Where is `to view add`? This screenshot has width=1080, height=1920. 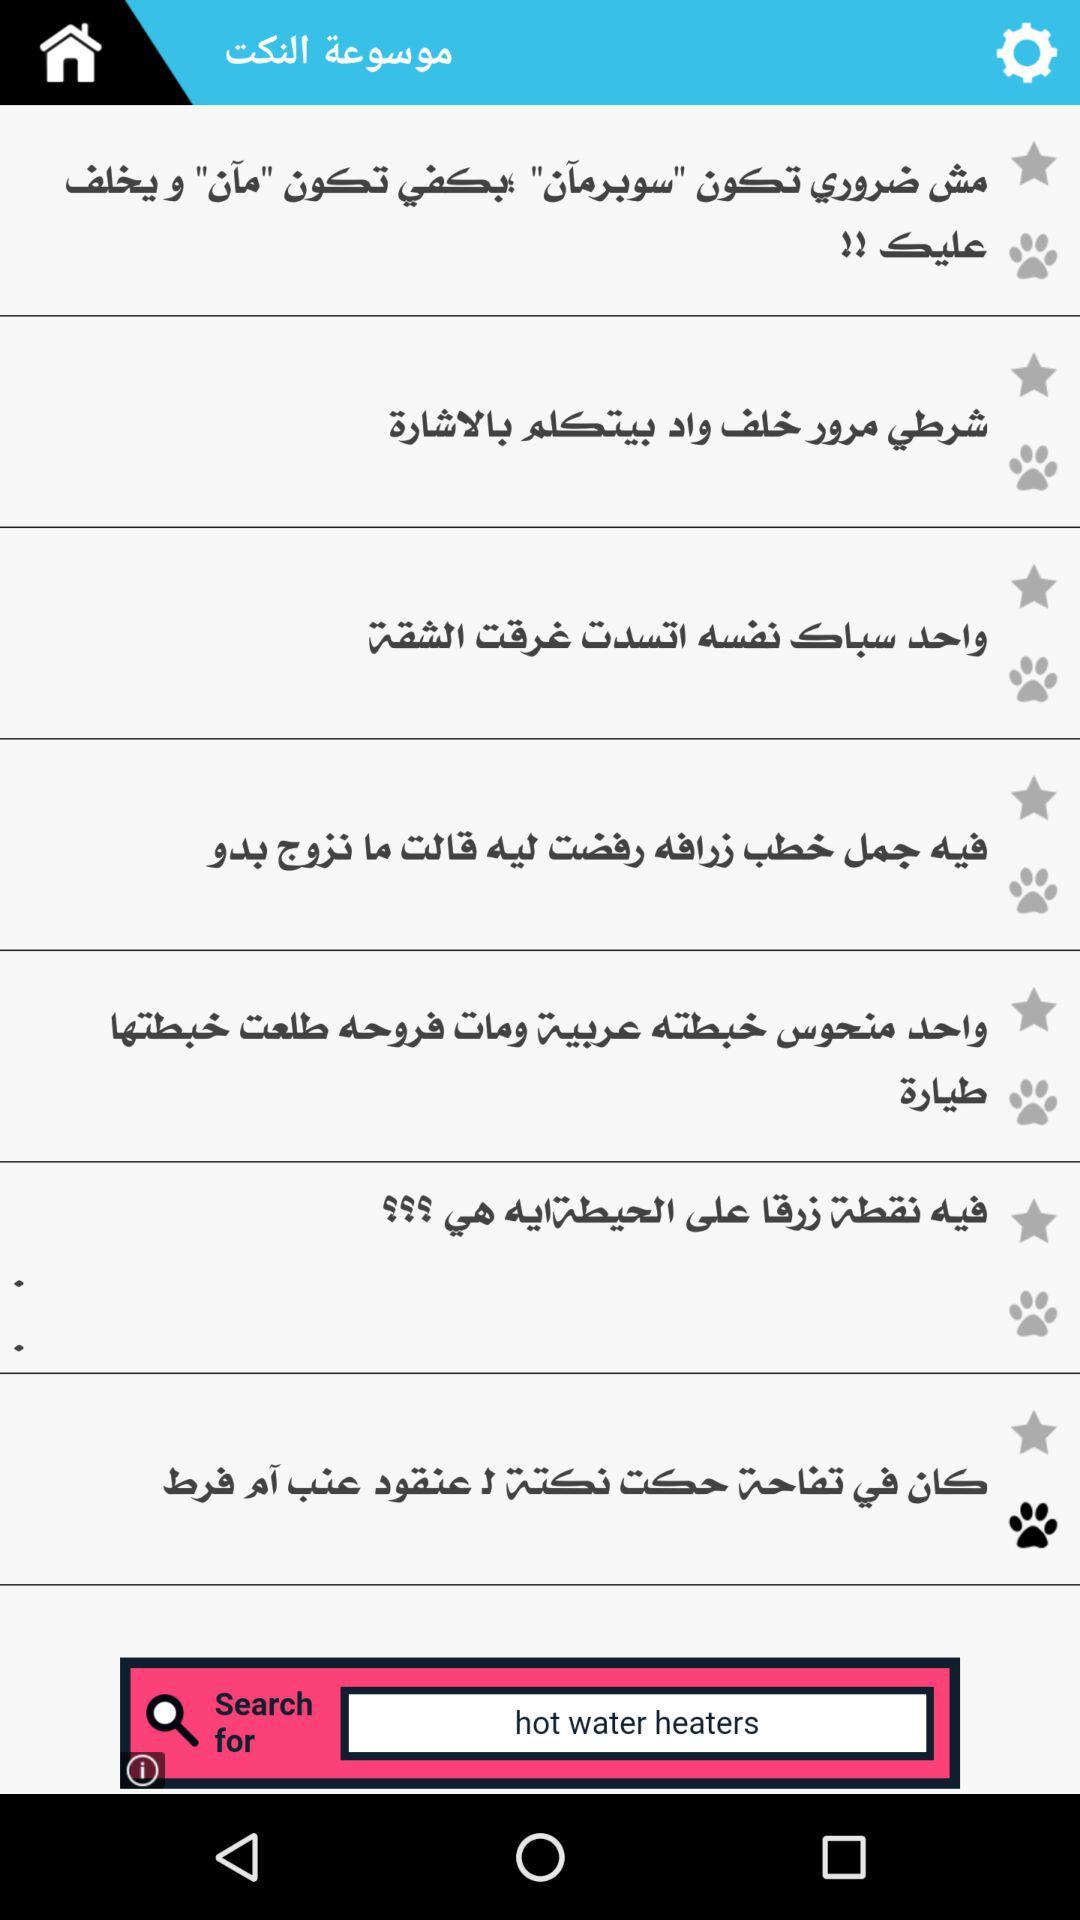
to view add is located at coordinates (540, 1722).